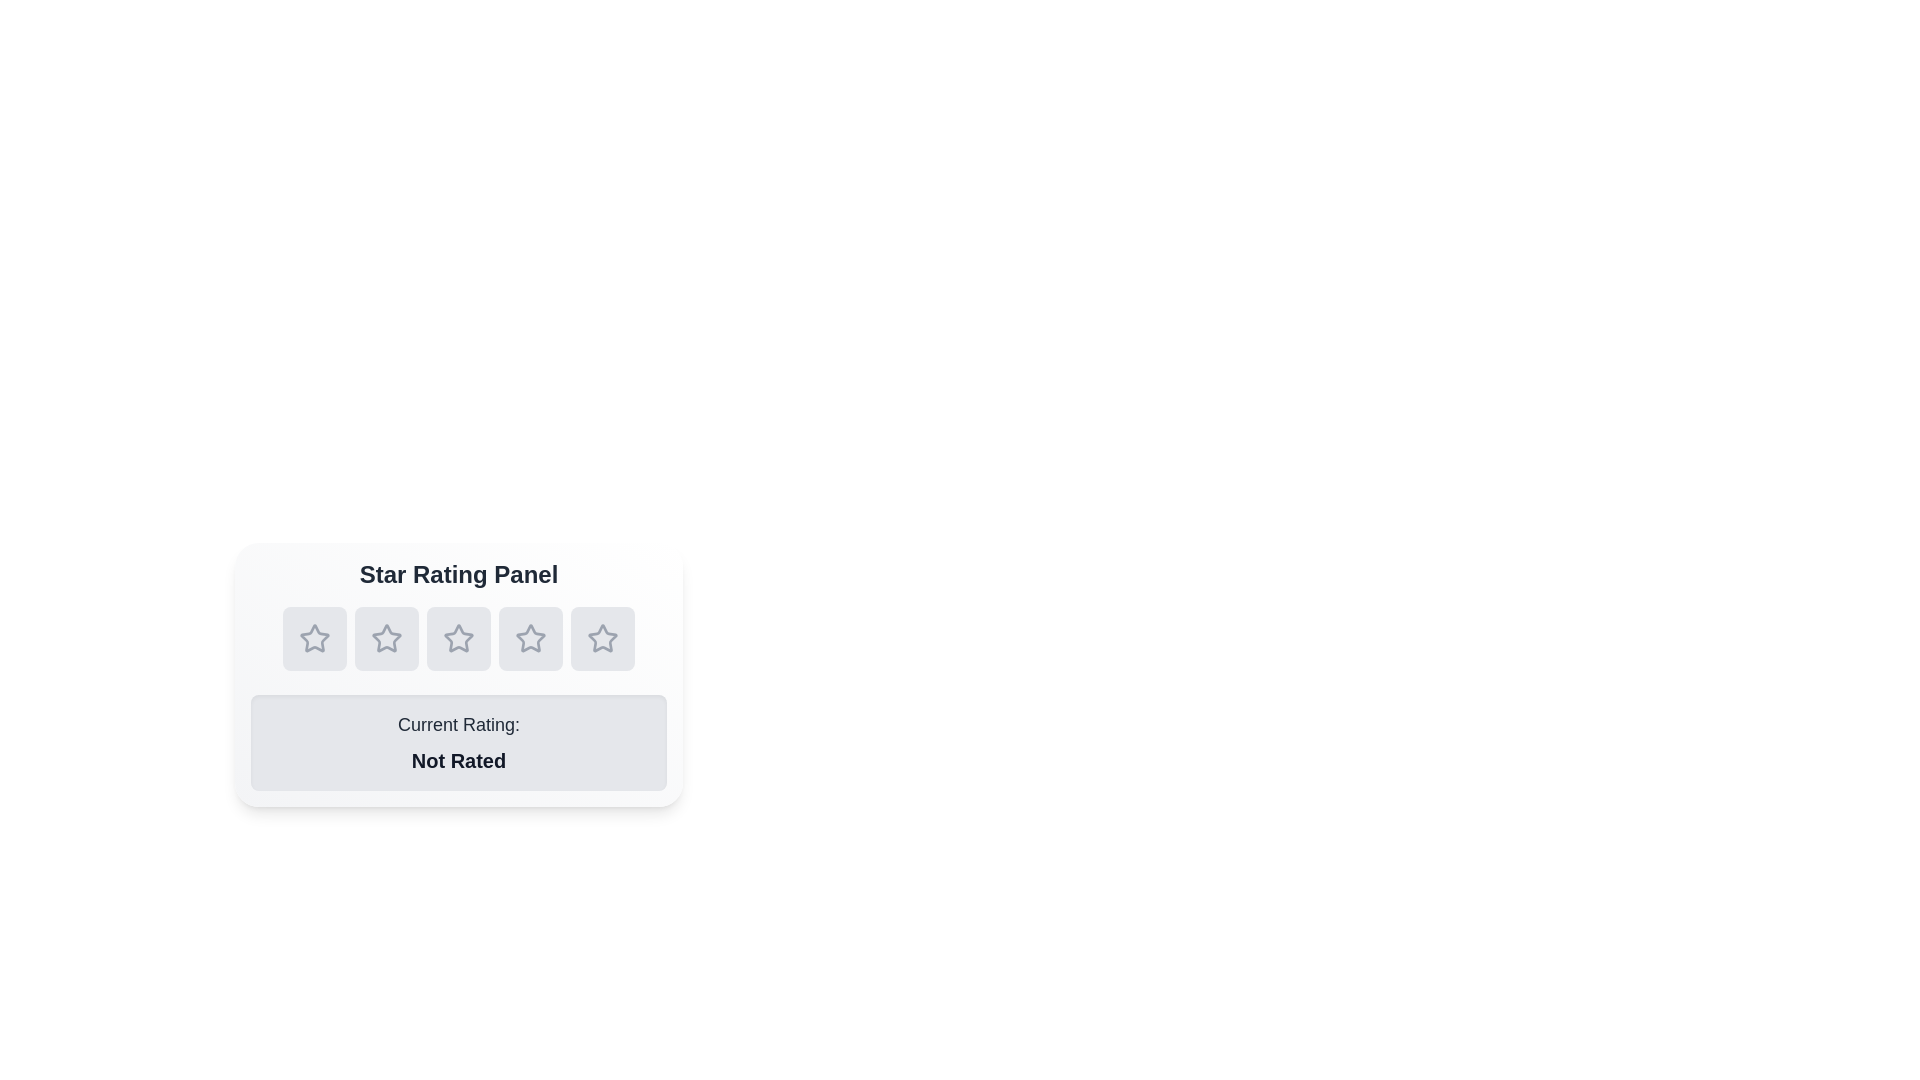  Describe the element at coordinates (602, 638) in the screenshot. I see `the fifth star icon in the horizontal sequence of star icons which is located underneath the 'Star Rating Panel' heading` at that location.